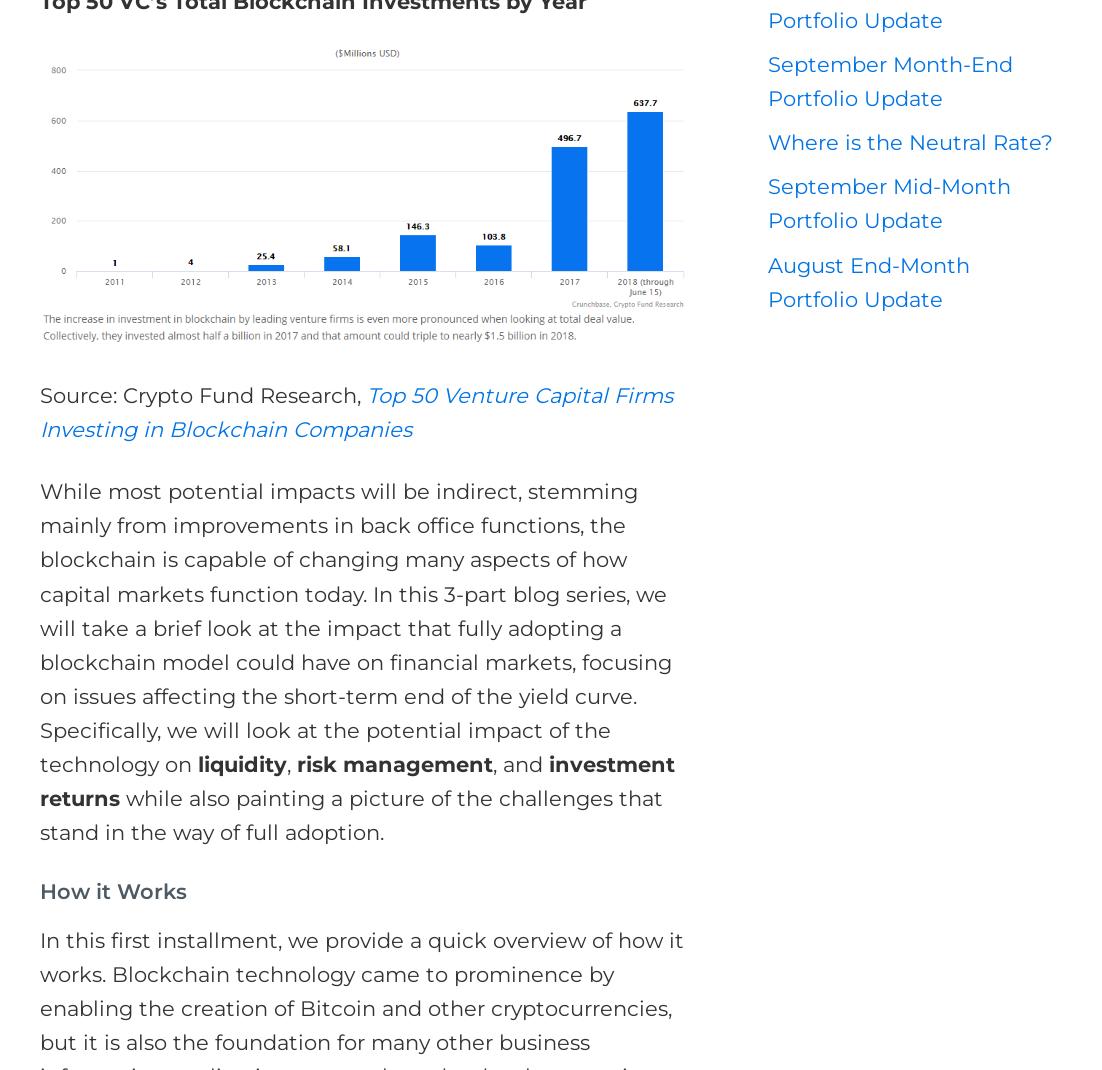  Describe the element at coordinates (39, 627) in the screenshot. I see `'While most potential impacts will be indirect, stemming mainly from improvements in back office functions, the blockchain is capable of changing many aspects of how capital markets function today. In this 3-part blog series, we will take a brief look at the impact that fully adopting a blockchain model could have on financial markets, focusing on issues affecting the short-term end of the yield curve. Specifically, we will look at the potential impact of the technology on'` at that location.